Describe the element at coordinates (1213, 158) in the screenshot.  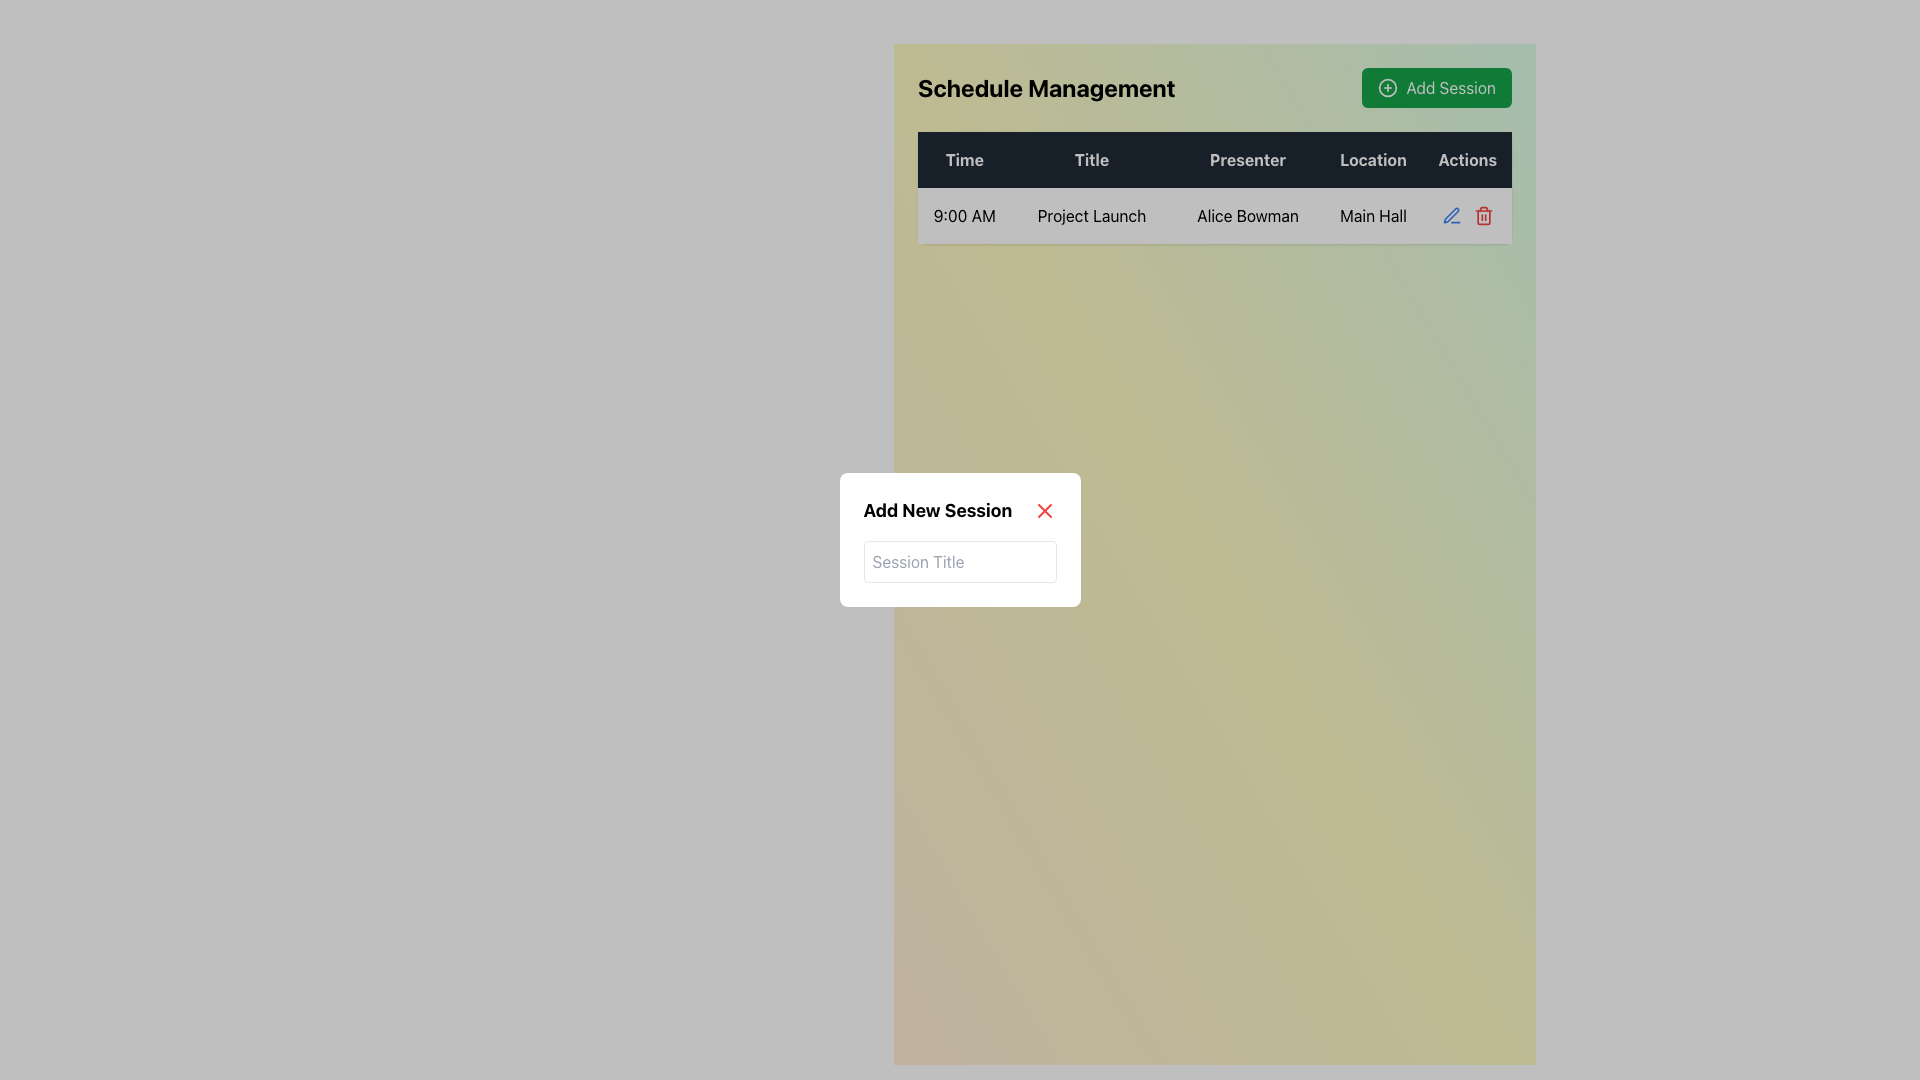
I see `the header label for the 'Presenter' column in the schedule management table, which is the third entry from the left` at that location.